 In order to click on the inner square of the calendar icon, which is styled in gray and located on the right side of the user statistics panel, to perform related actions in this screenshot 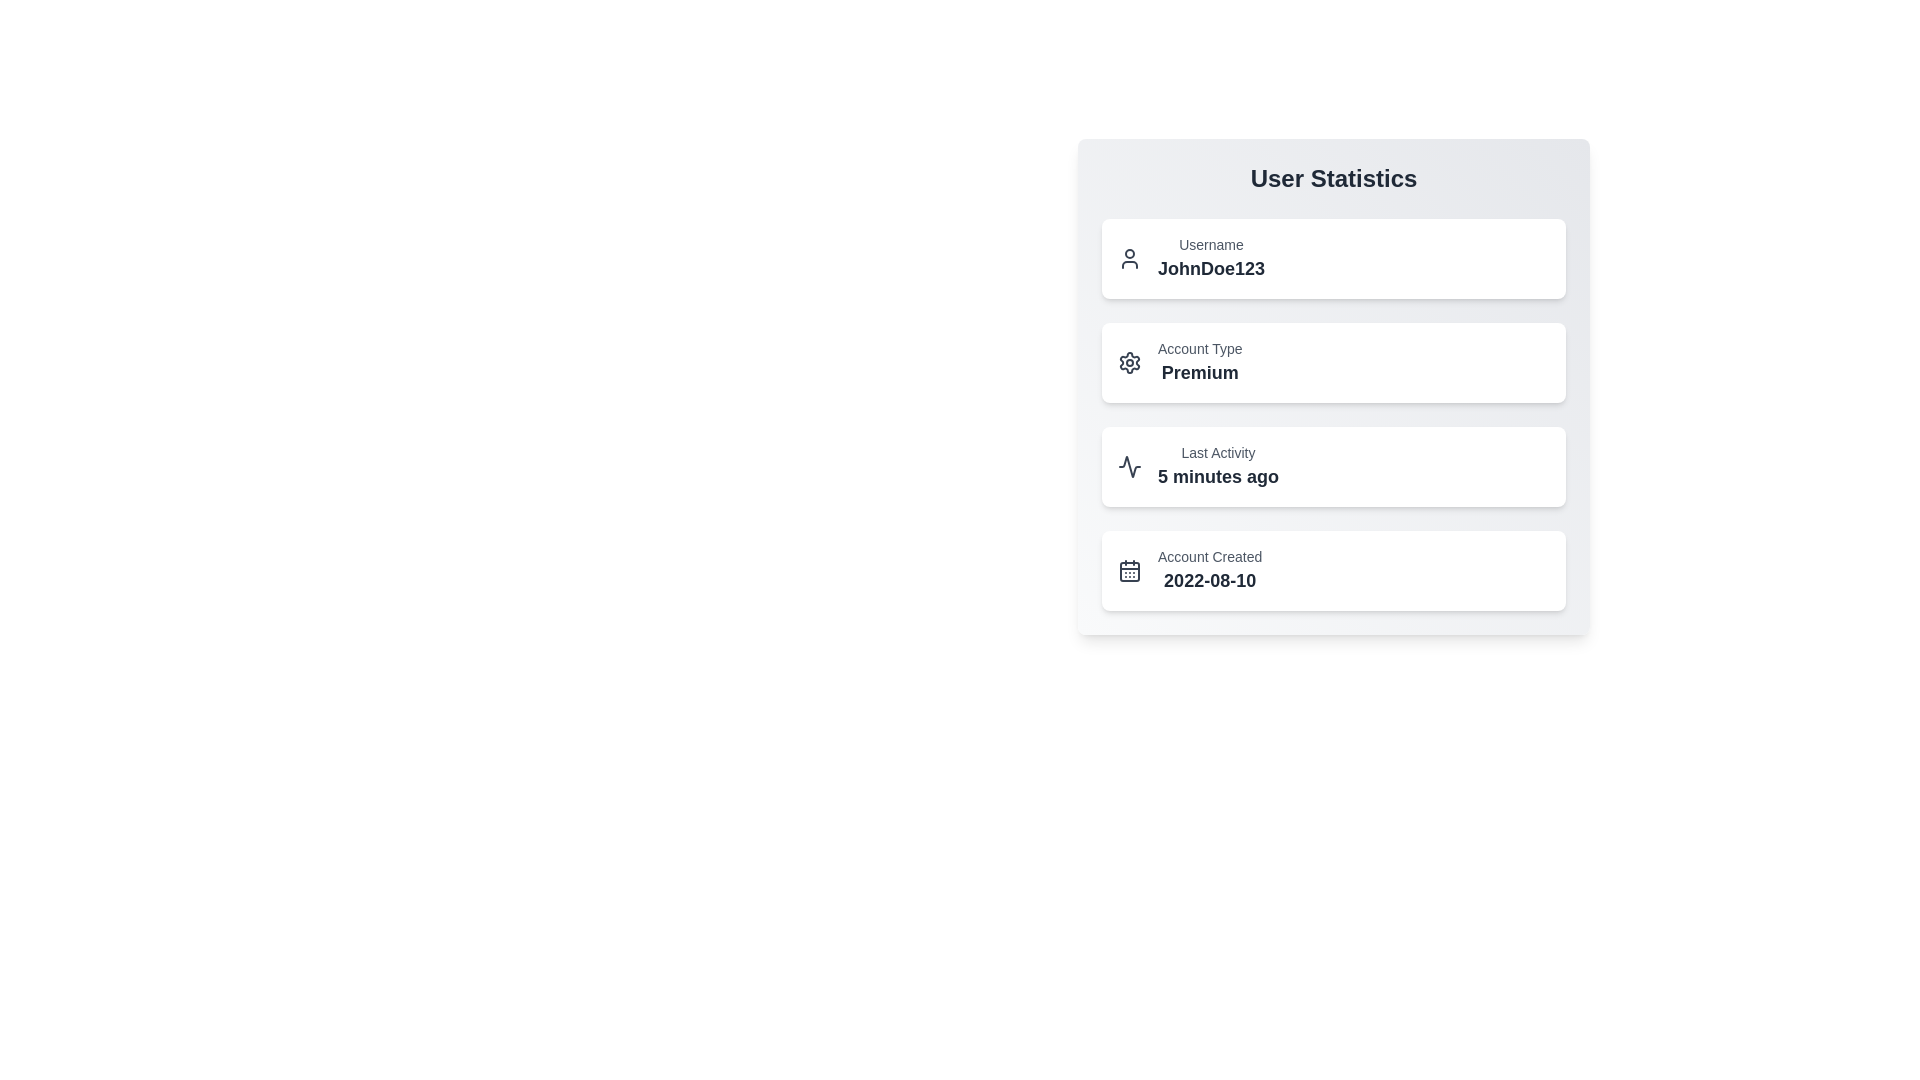, I will do `click(1129, 571)`.